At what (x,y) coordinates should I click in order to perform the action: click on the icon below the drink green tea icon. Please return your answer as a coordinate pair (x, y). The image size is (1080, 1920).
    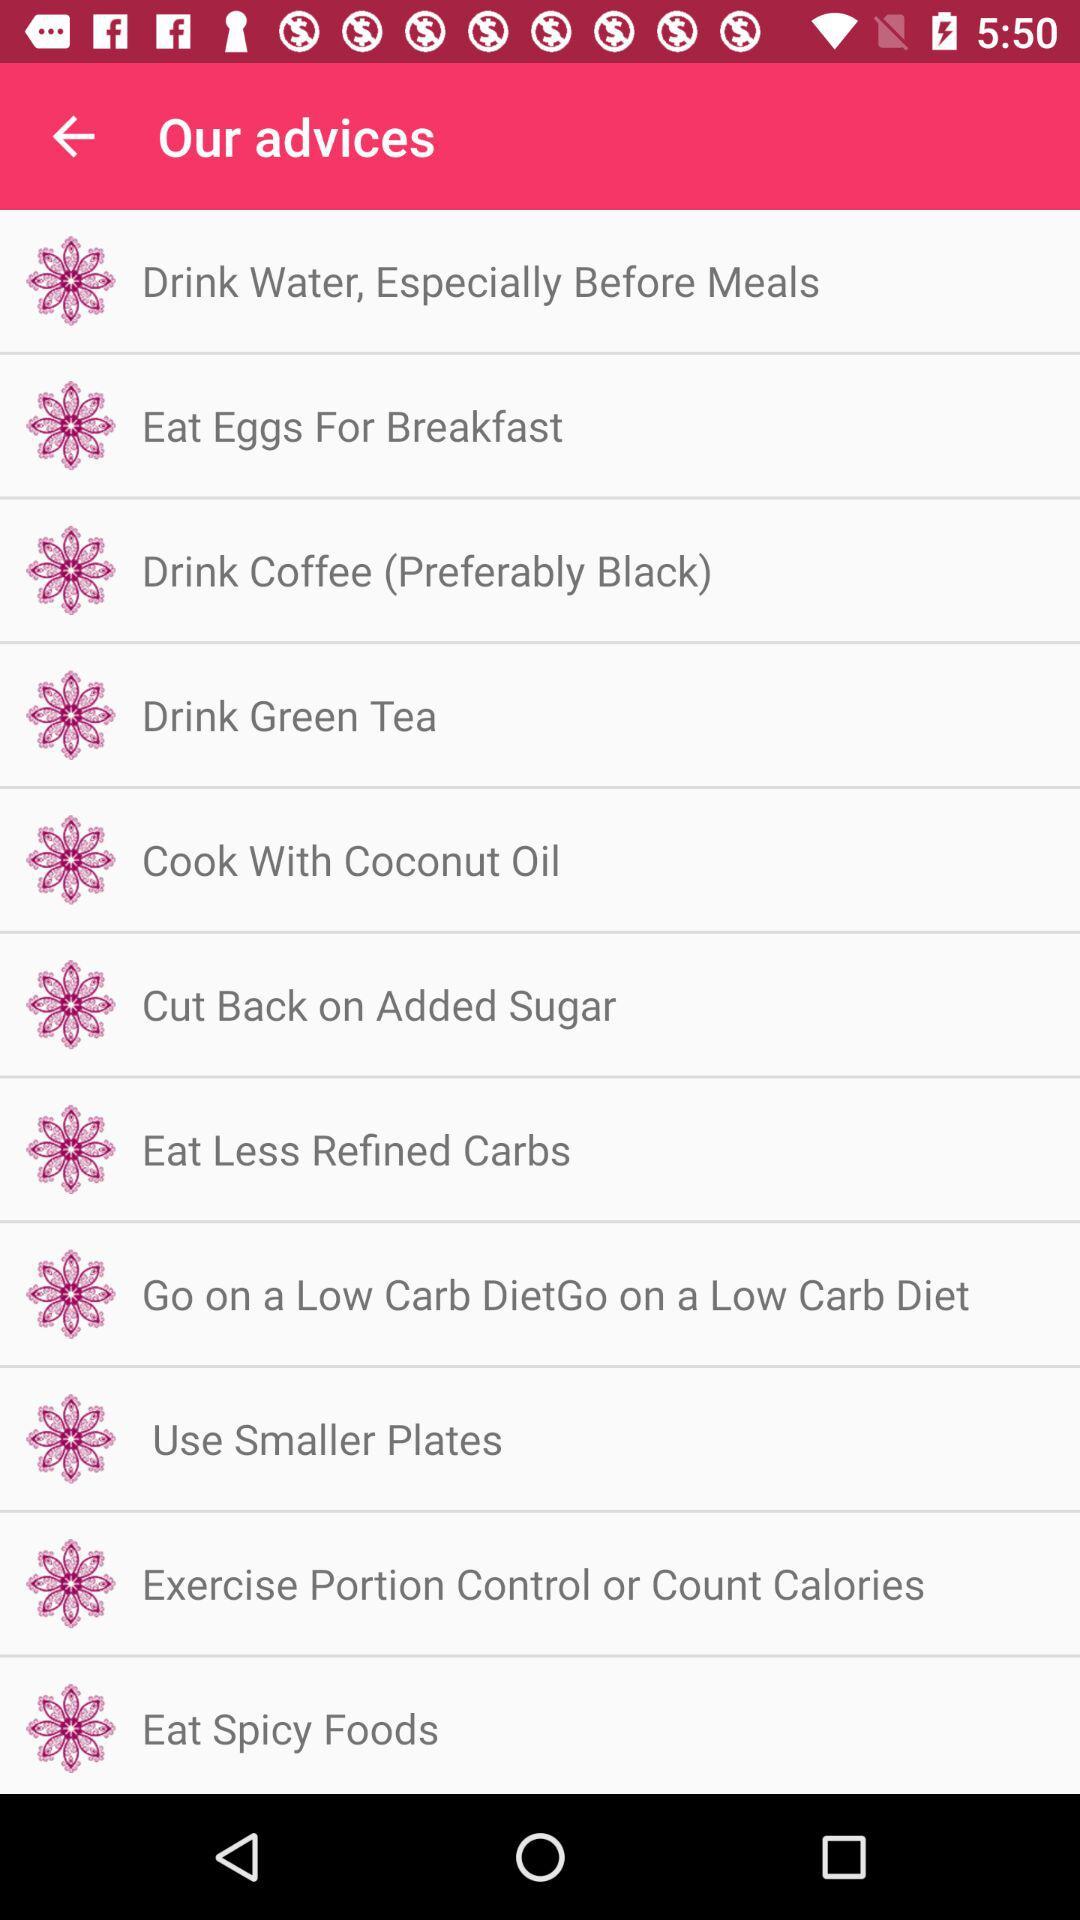
    Looking at the image, I should click on (350, 859).